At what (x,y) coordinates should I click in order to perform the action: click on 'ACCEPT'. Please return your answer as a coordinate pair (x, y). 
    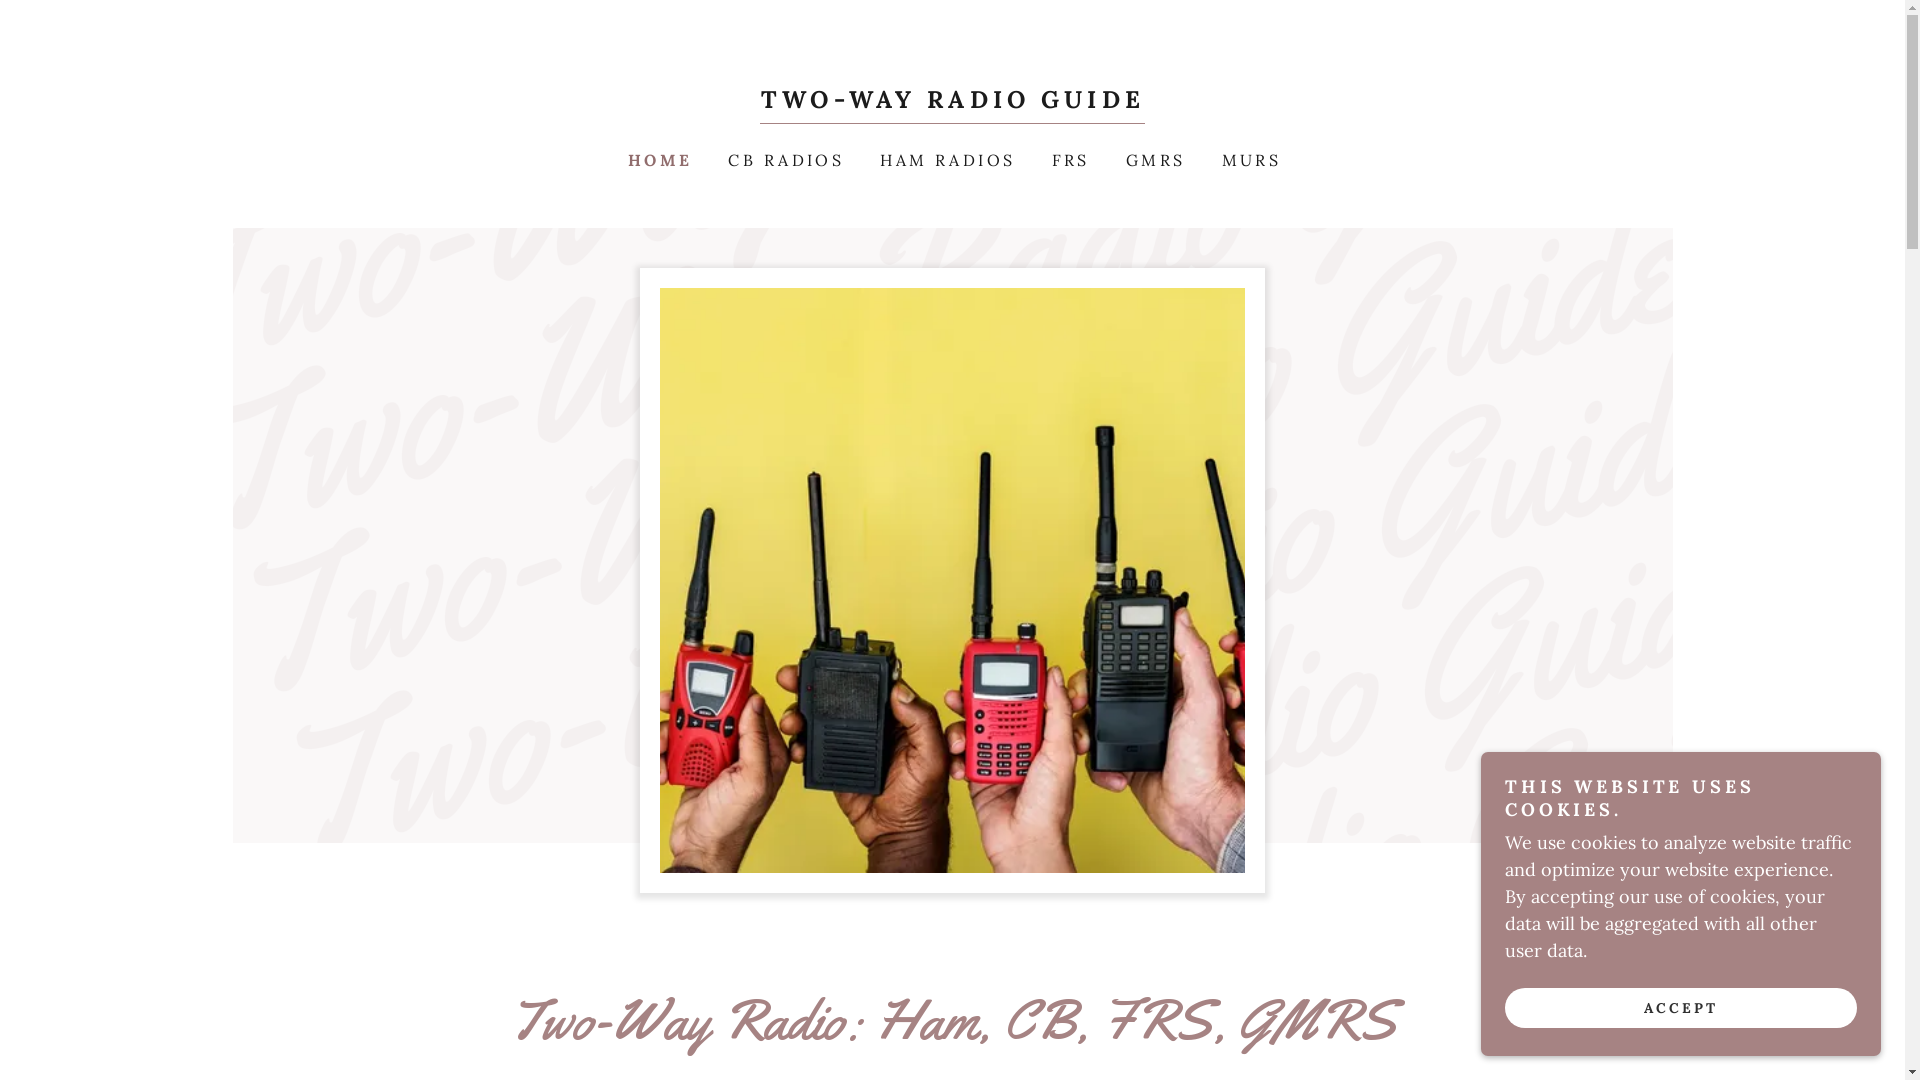
    Looking at the image, I should click on (1680, 1007).